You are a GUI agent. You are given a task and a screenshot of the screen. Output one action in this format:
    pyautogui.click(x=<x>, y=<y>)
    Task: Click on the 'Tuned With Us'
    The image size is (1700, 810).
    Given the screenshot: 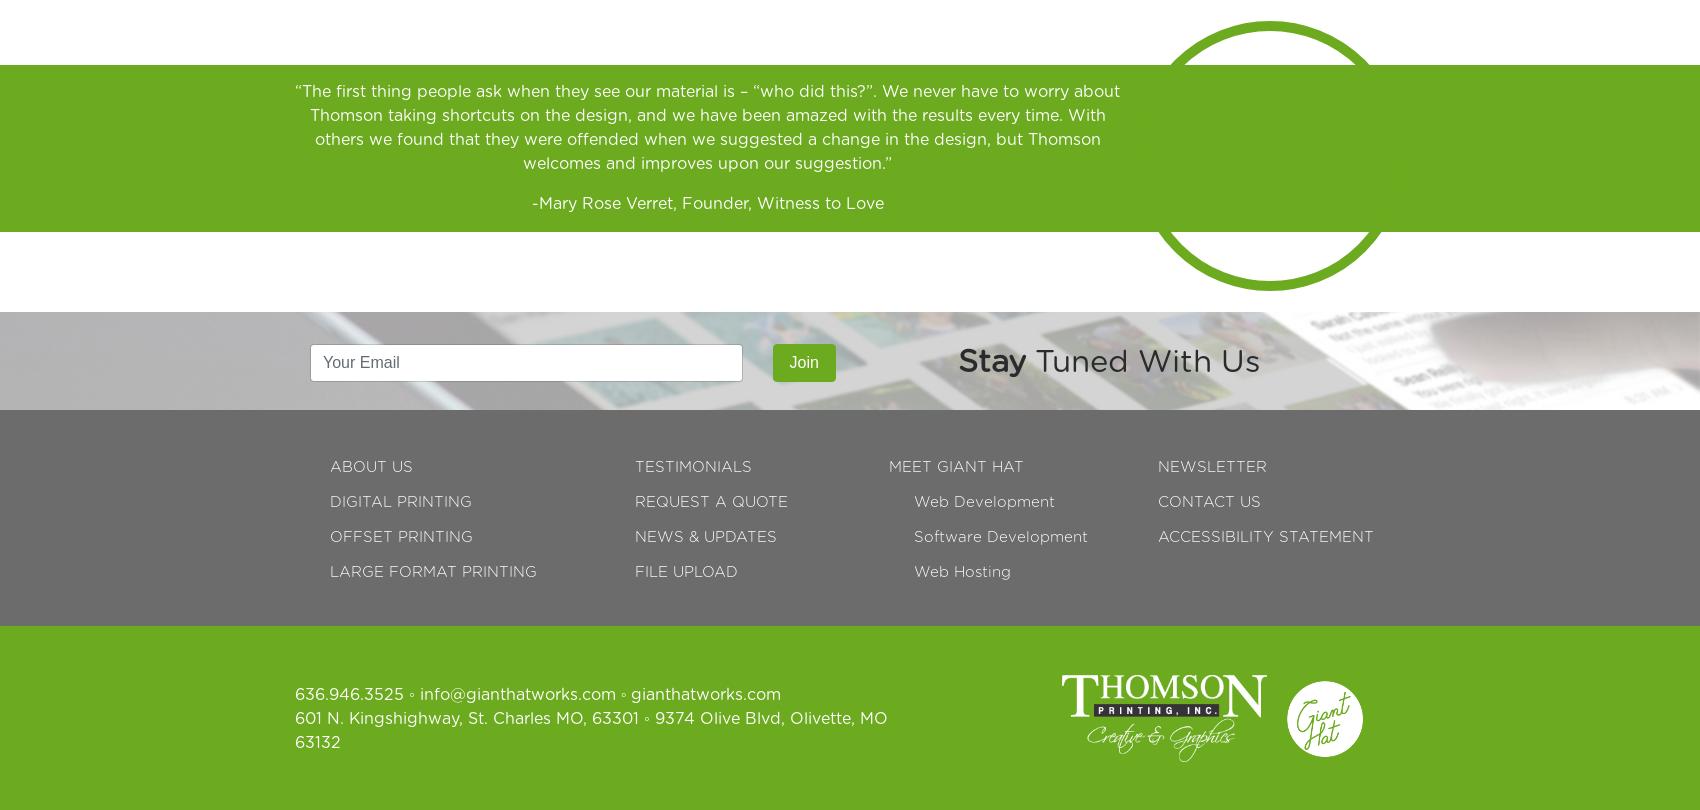 What is the action you would take?
    pyautogui.click(x=1142, y=360)
    